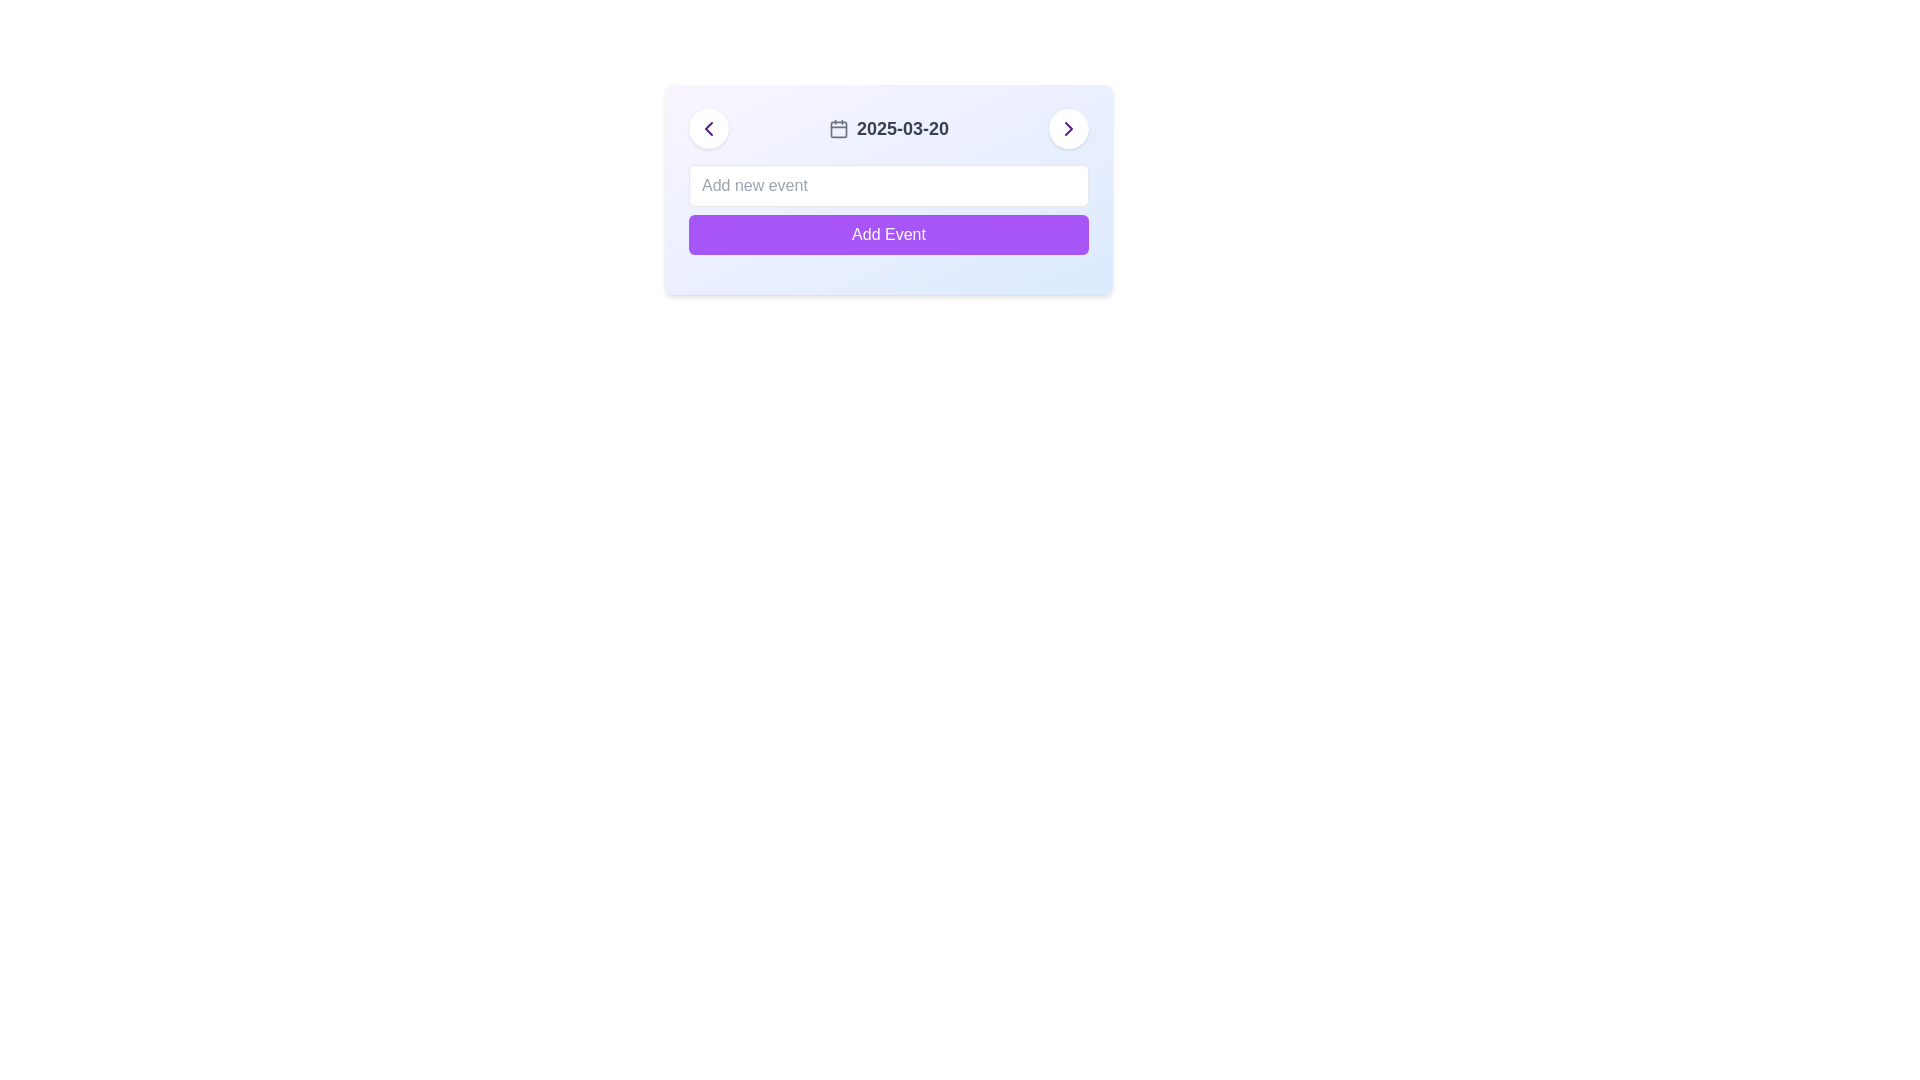 The height and width of the screenshot is (1080, 1920). Describe the element at coordinates (839, 129) in the screenshot. I see `the SVG rectangle that serves as a background for the calendar icon, located at the top-center of the control panel` at that location.